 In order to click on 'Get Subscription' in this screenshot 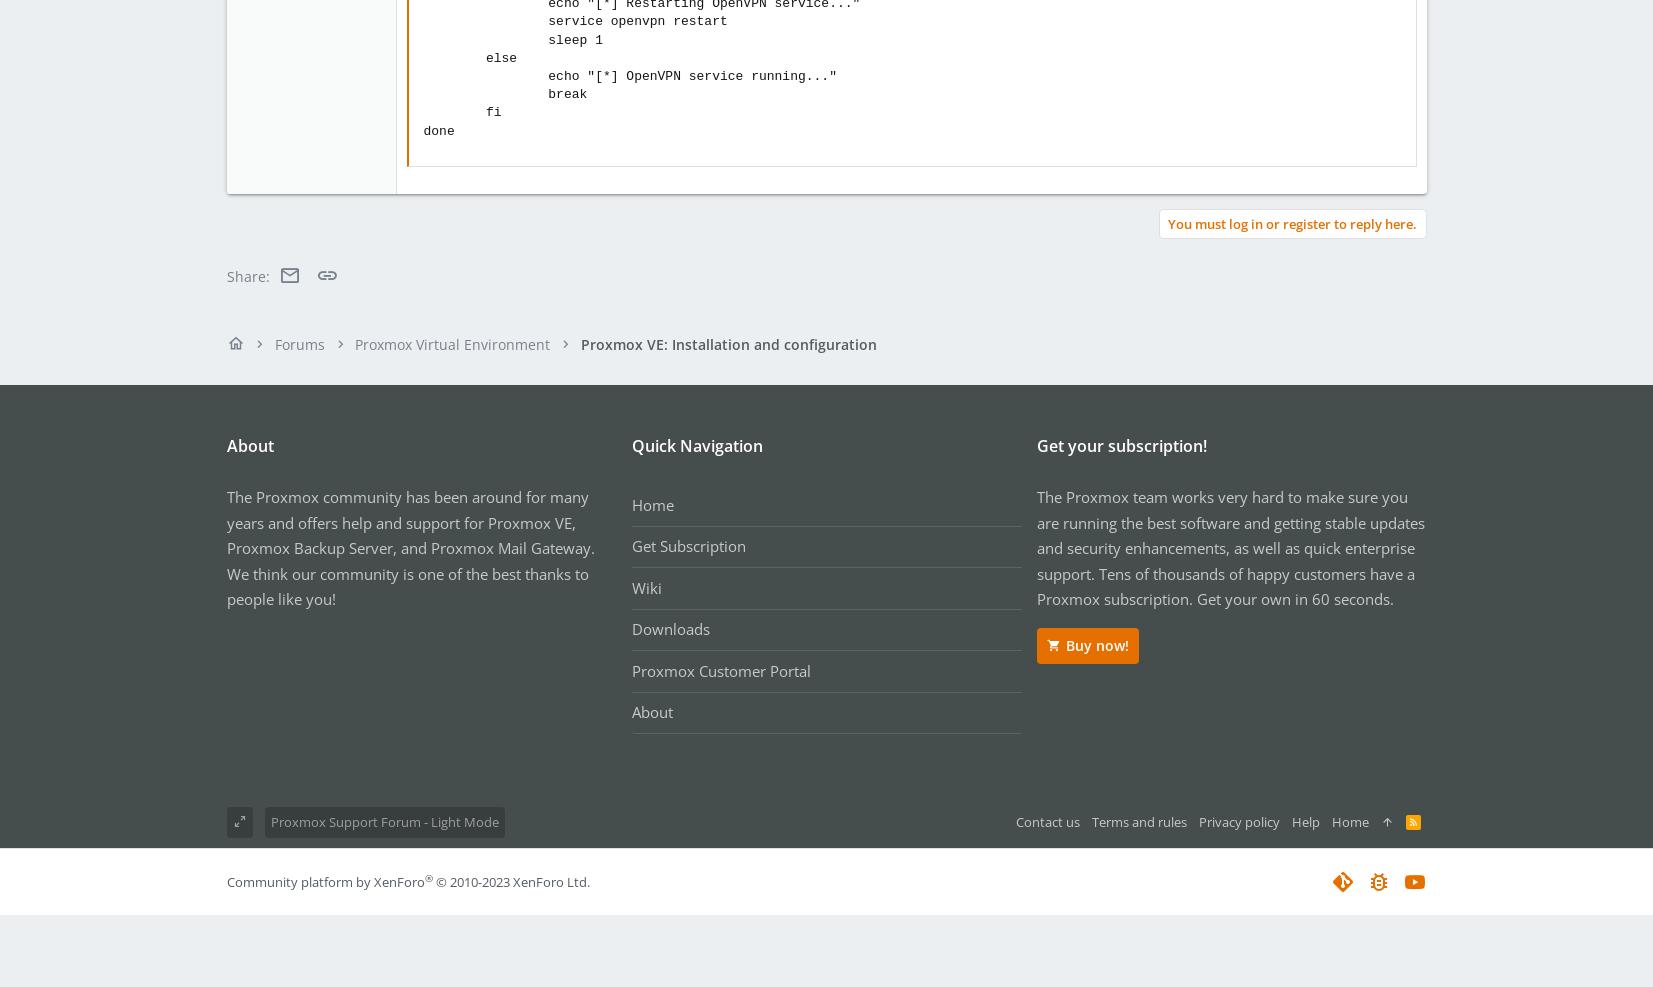, I will do `click(629, 546)`.